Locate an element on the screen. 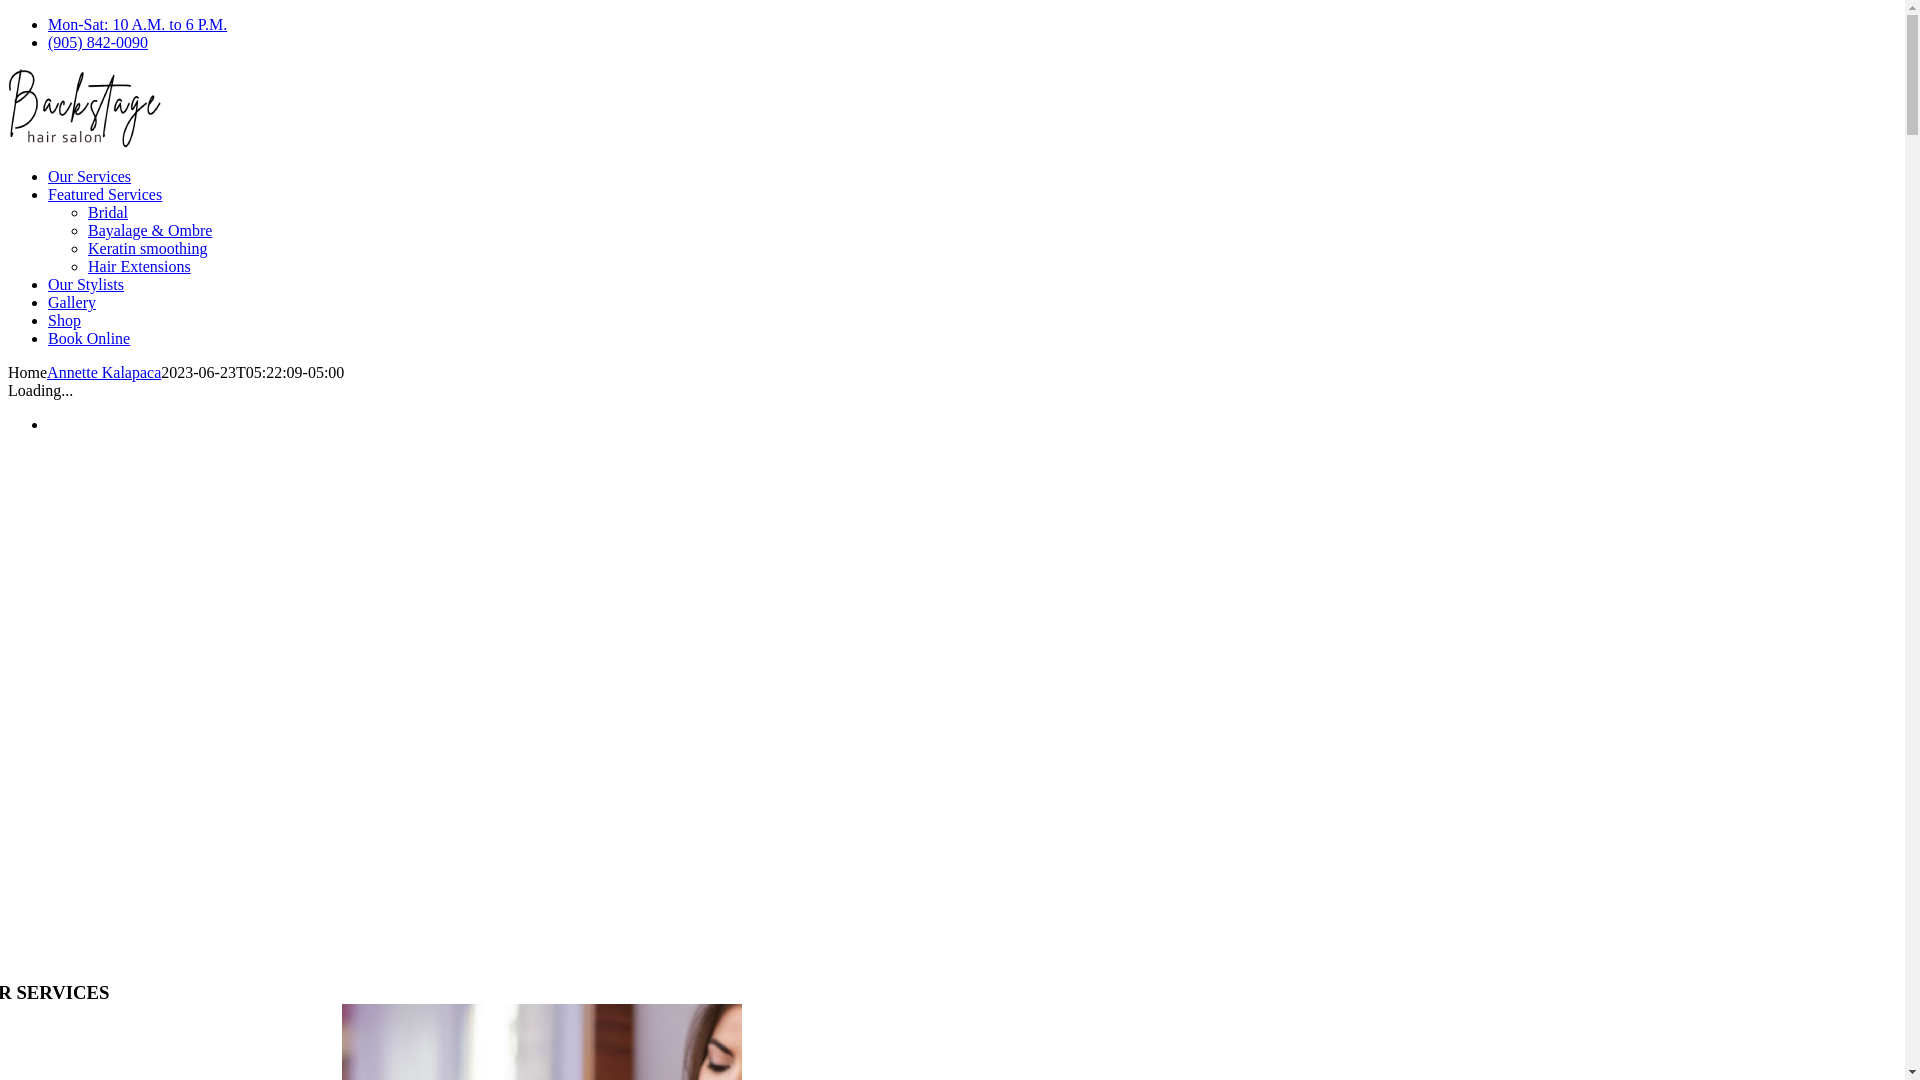  'Bridal' is located at coordinates (86, 212).